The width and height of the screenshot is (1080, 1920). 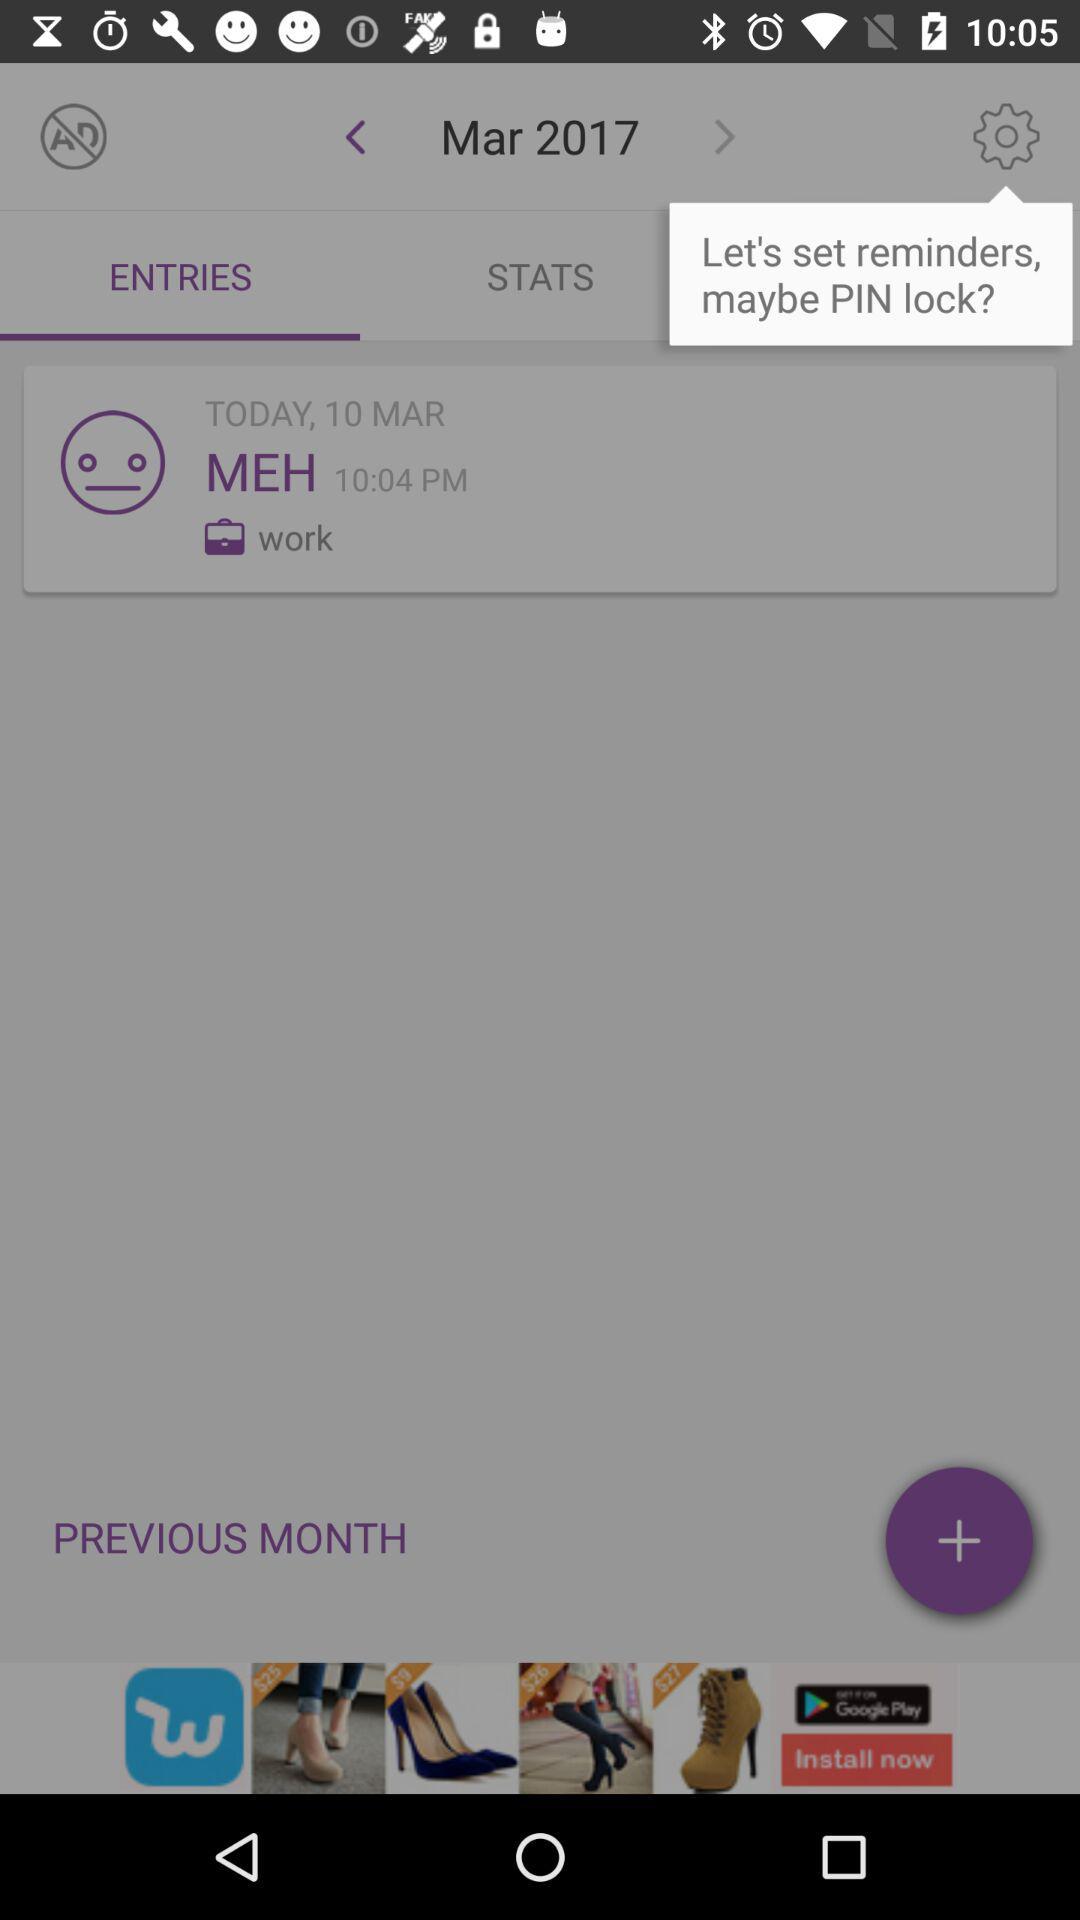 What do you see at coordinates (1006, 135) in the screenshot?
I see `the settings icon` at bounding box center [1006, 135].